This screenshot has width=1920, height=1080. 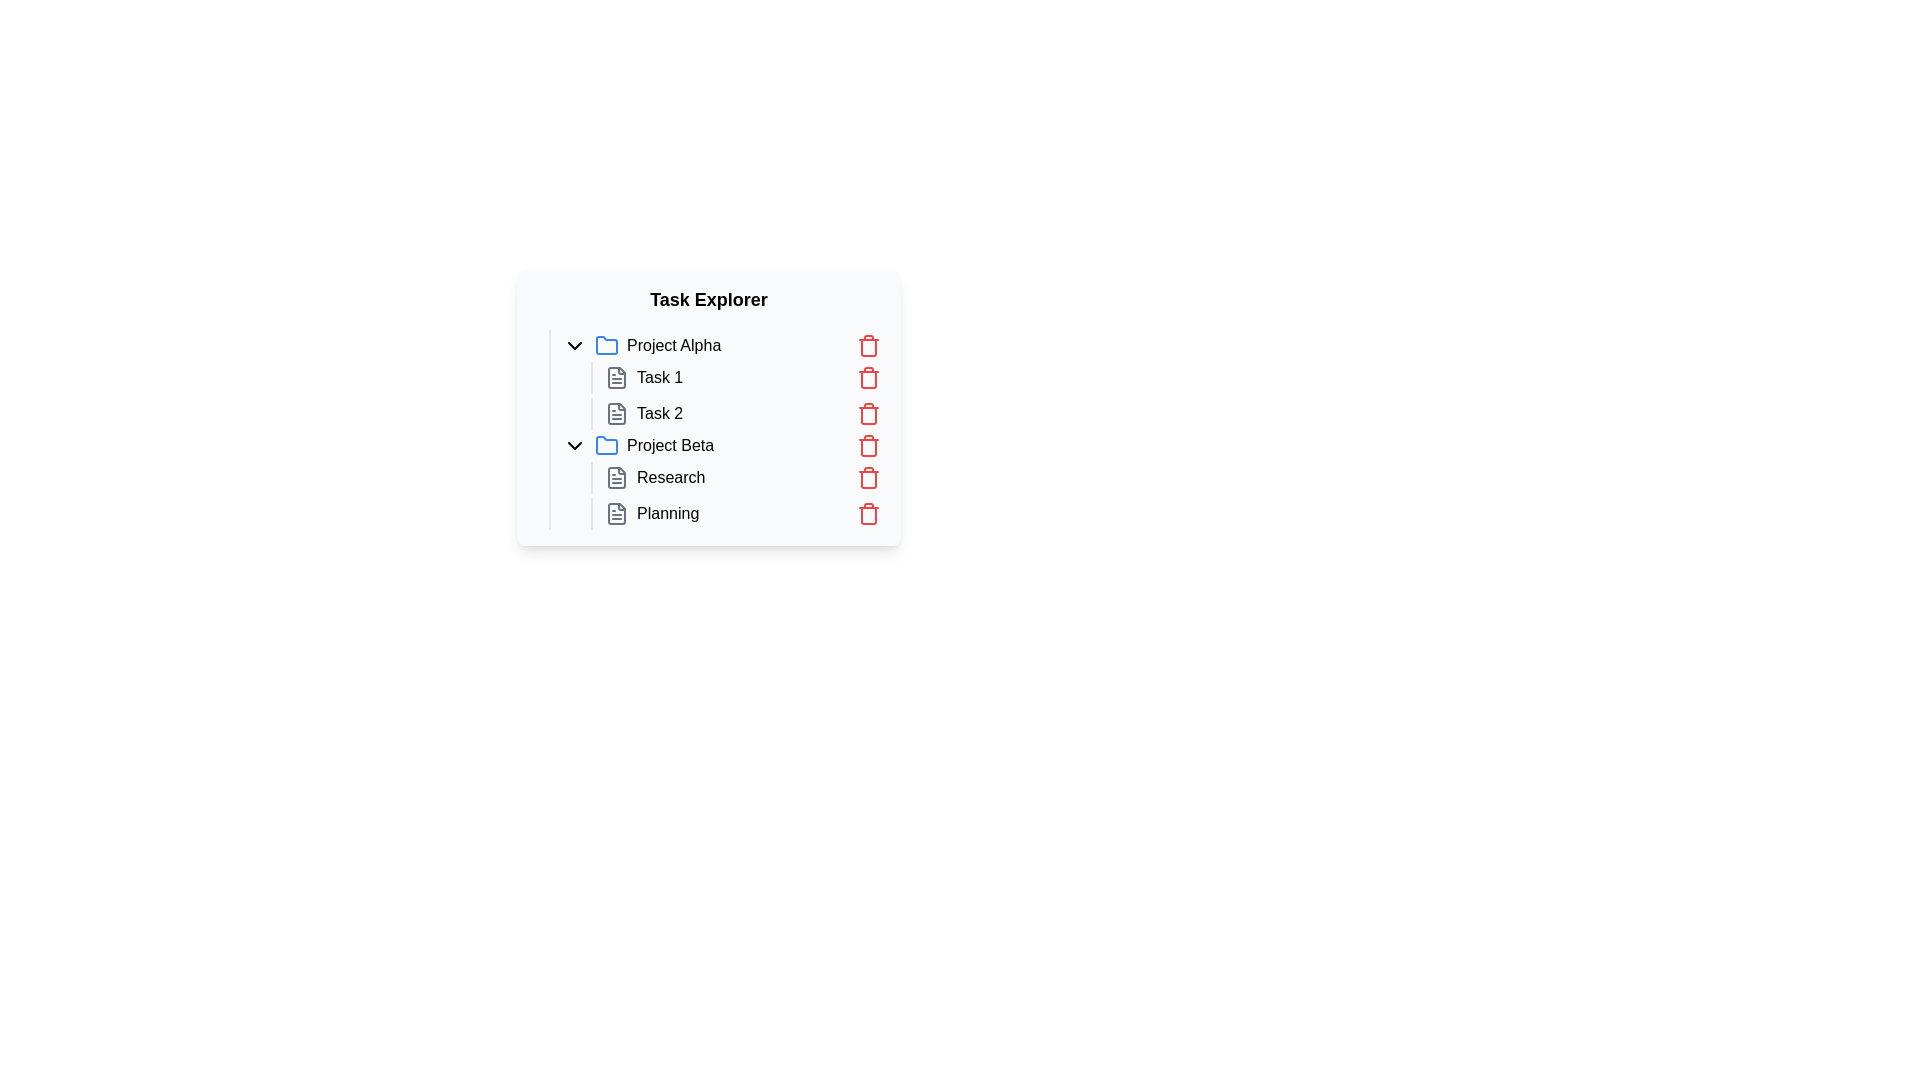 I want to click on the delete button located to the right of 'Task 1' in the task list under 'Project Alpha', so click(x=868, y=378).